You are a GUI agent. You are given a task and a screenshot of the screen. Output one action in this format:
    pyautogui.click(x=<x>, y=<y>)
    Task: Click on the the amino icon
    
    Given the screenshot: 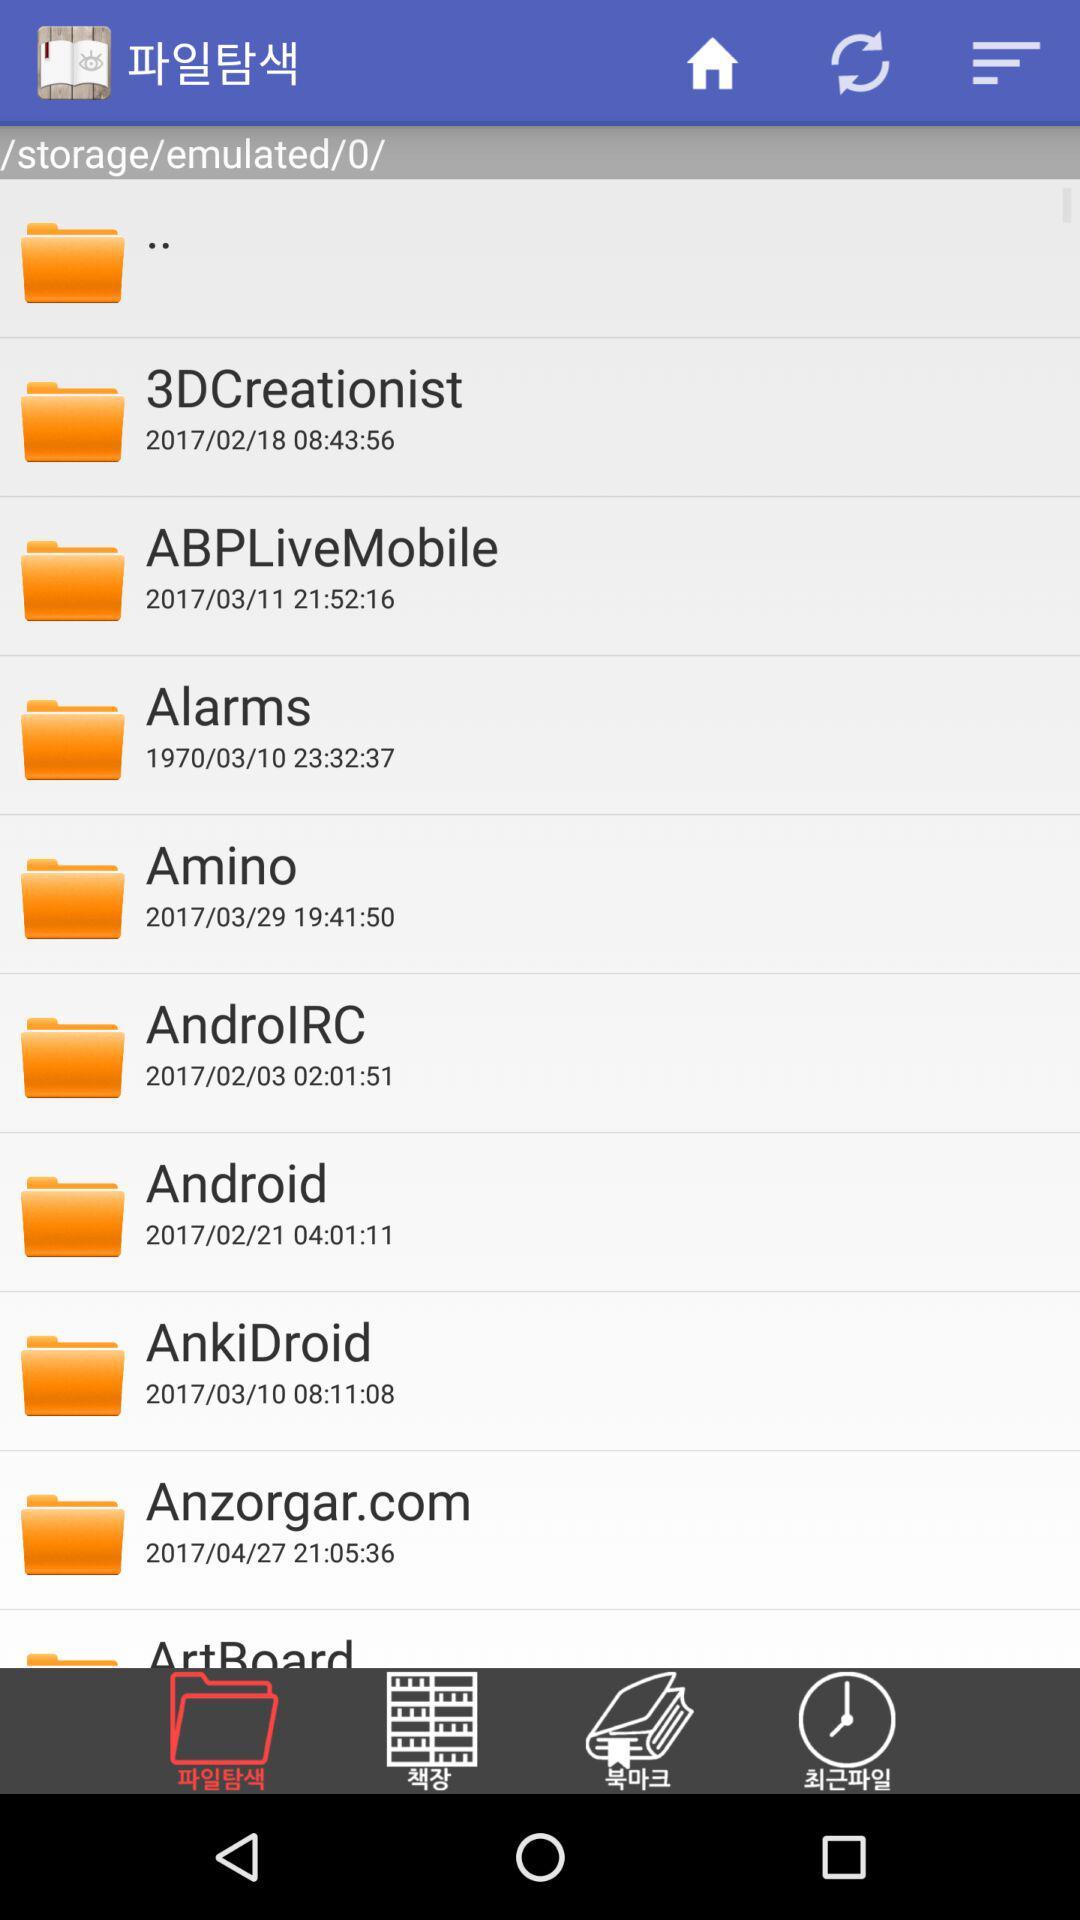 What is the action you would take?
    pyautogui.click(x=598, y=863)
    